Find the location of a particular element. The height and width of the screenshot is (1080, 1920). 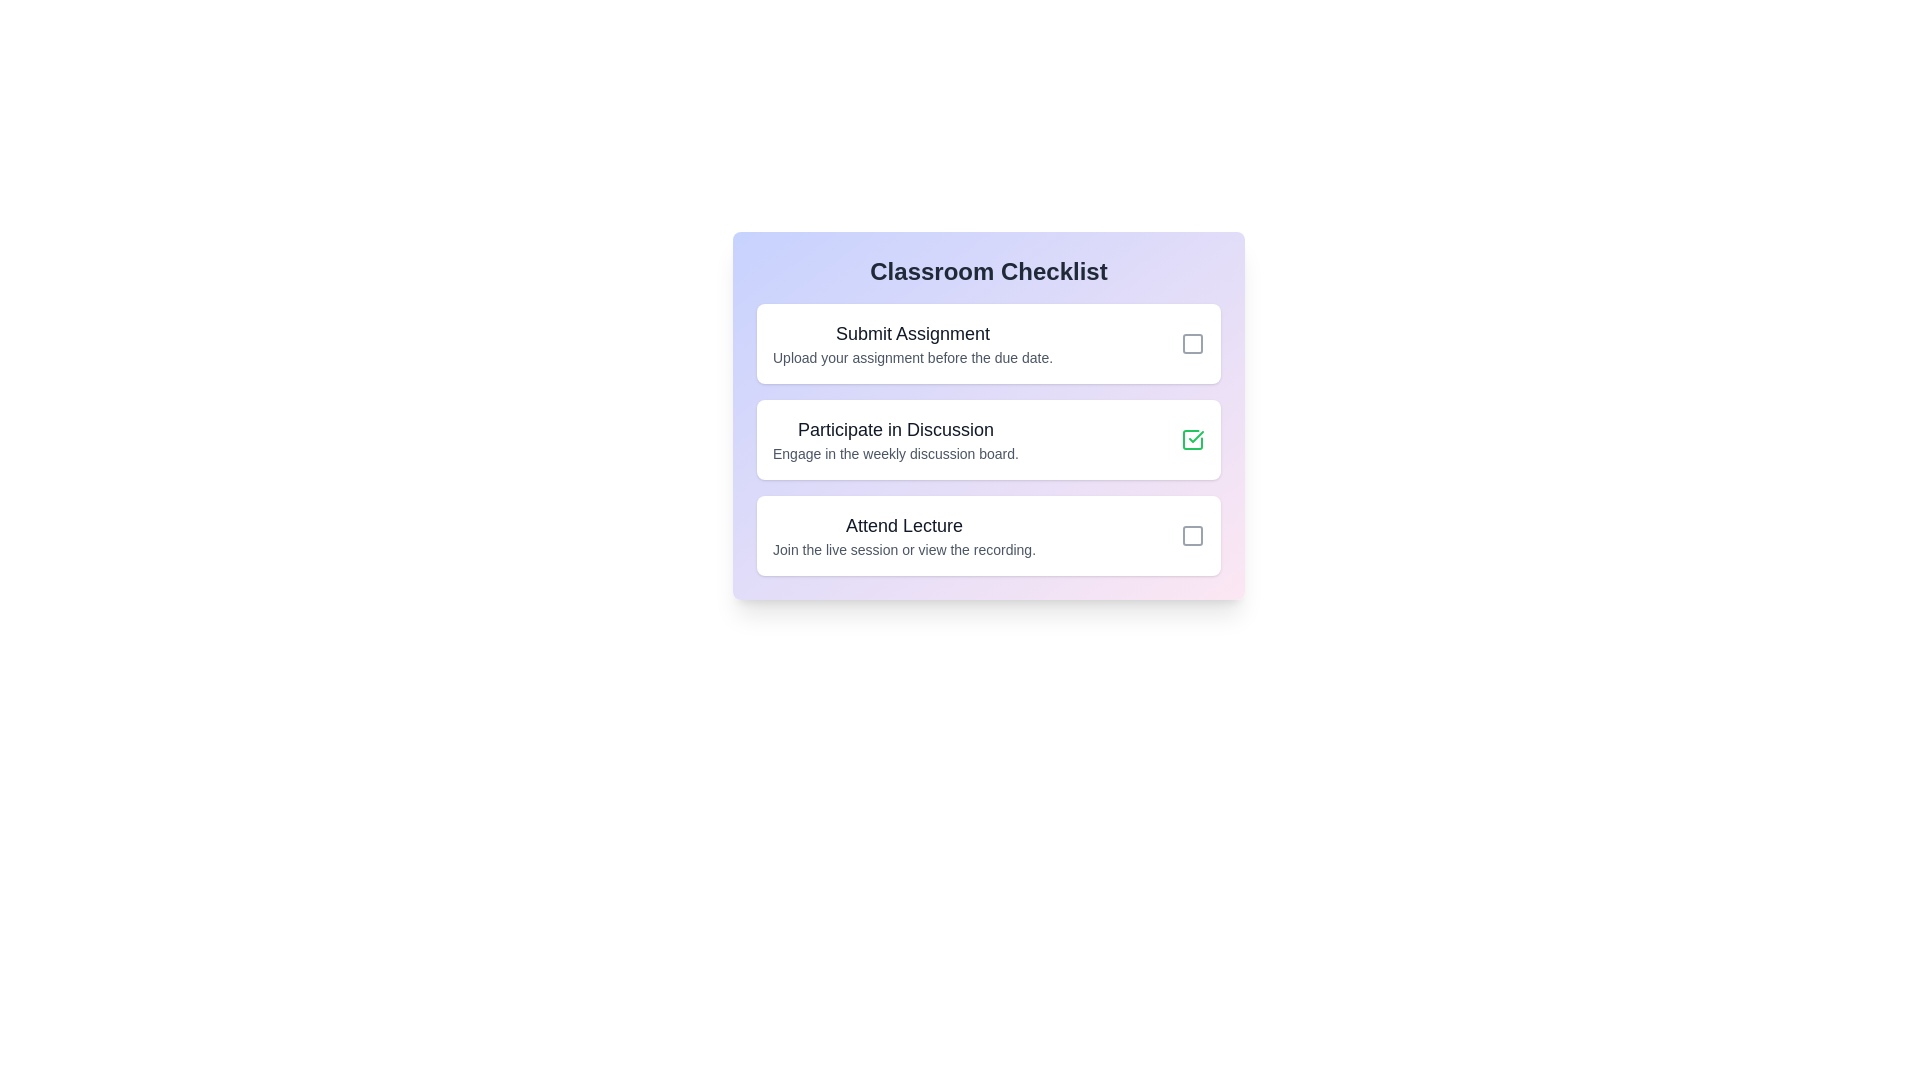

the Informational Text Block that displays 'Submit Assignment' with a description to 'Upload your assignment before the due date.' is located at coordinates (912, 342).